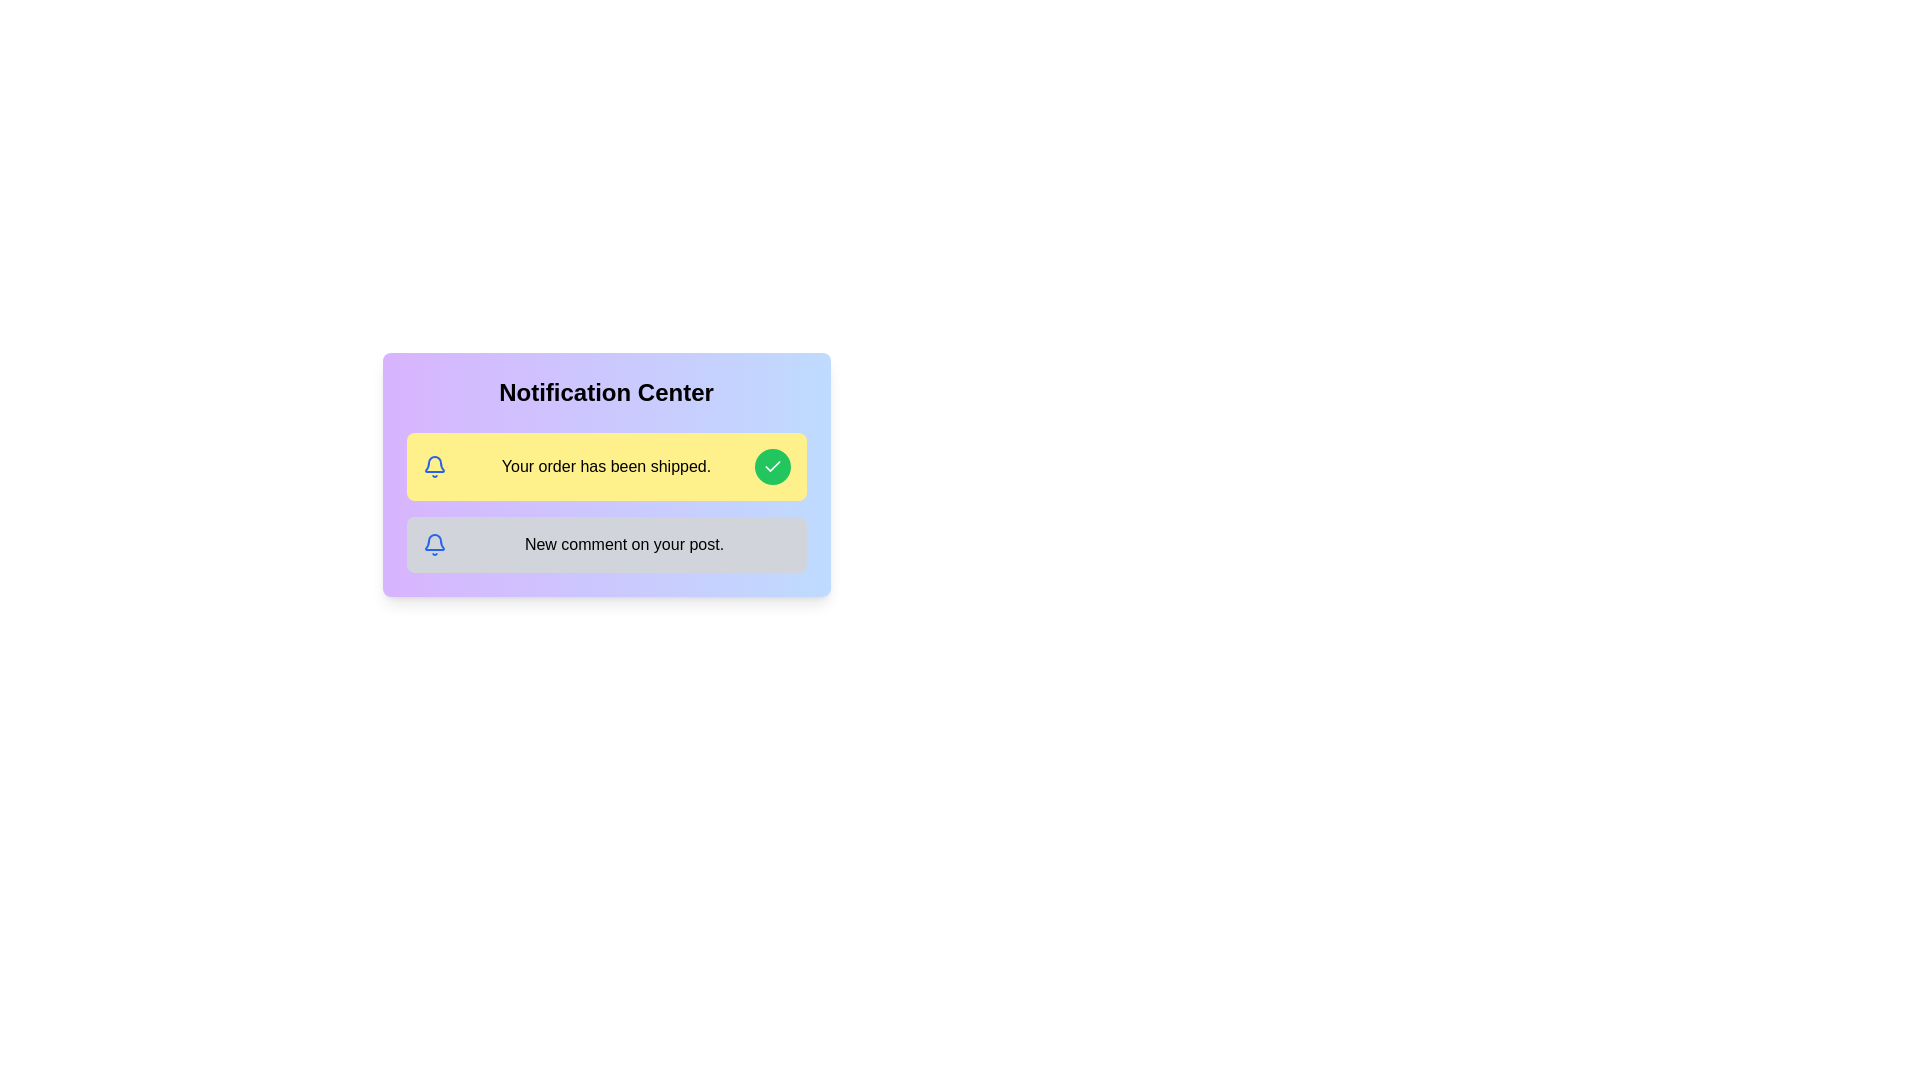 Image resolution: width=1920 pixels, height=1080 pixels. I want to click on second notification item in the Notification Center informing about a new comment on the user's post, so click(605, 544).